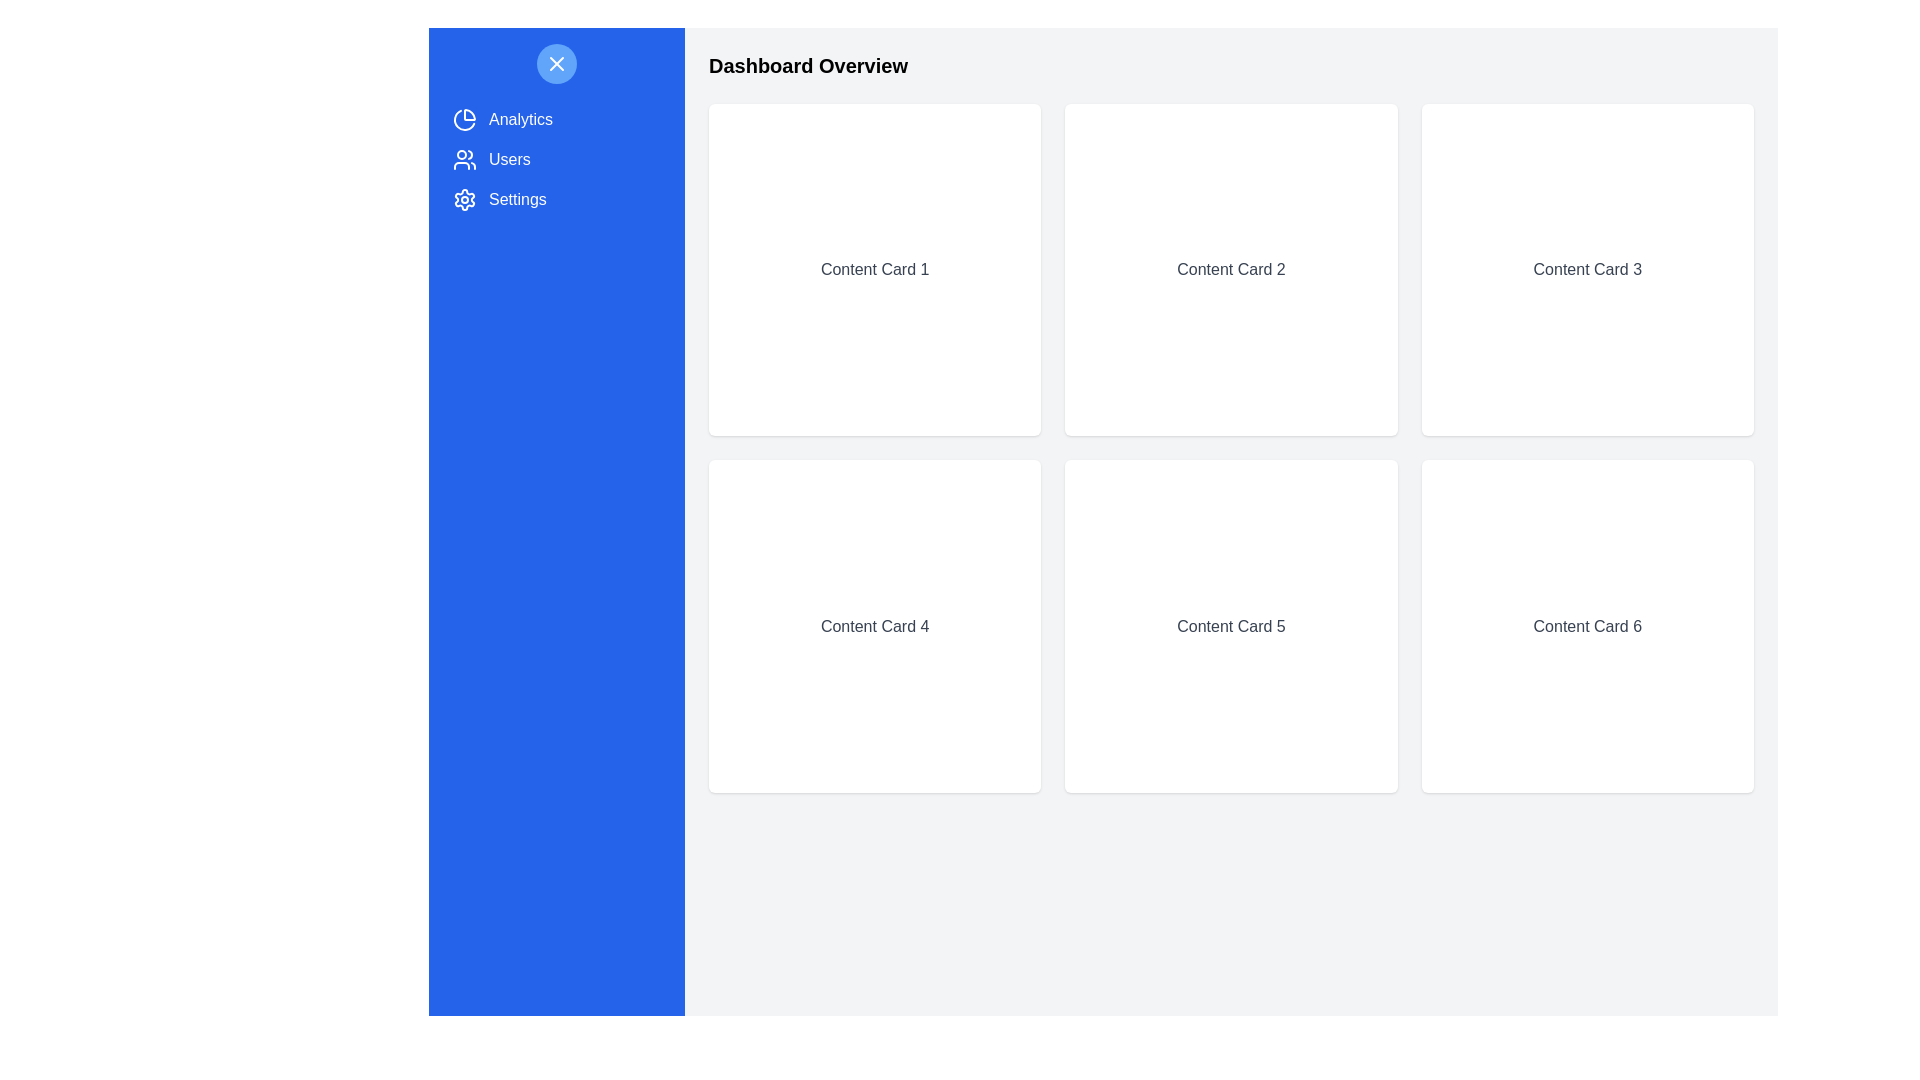 This screenshot has height=1080, width=1920. What do you see at coordinates (556, 200) in the screenshot?
I see `the navigation drawer item labeled 'Settings' to observe its hover effect` at bounding box center [556, 200].